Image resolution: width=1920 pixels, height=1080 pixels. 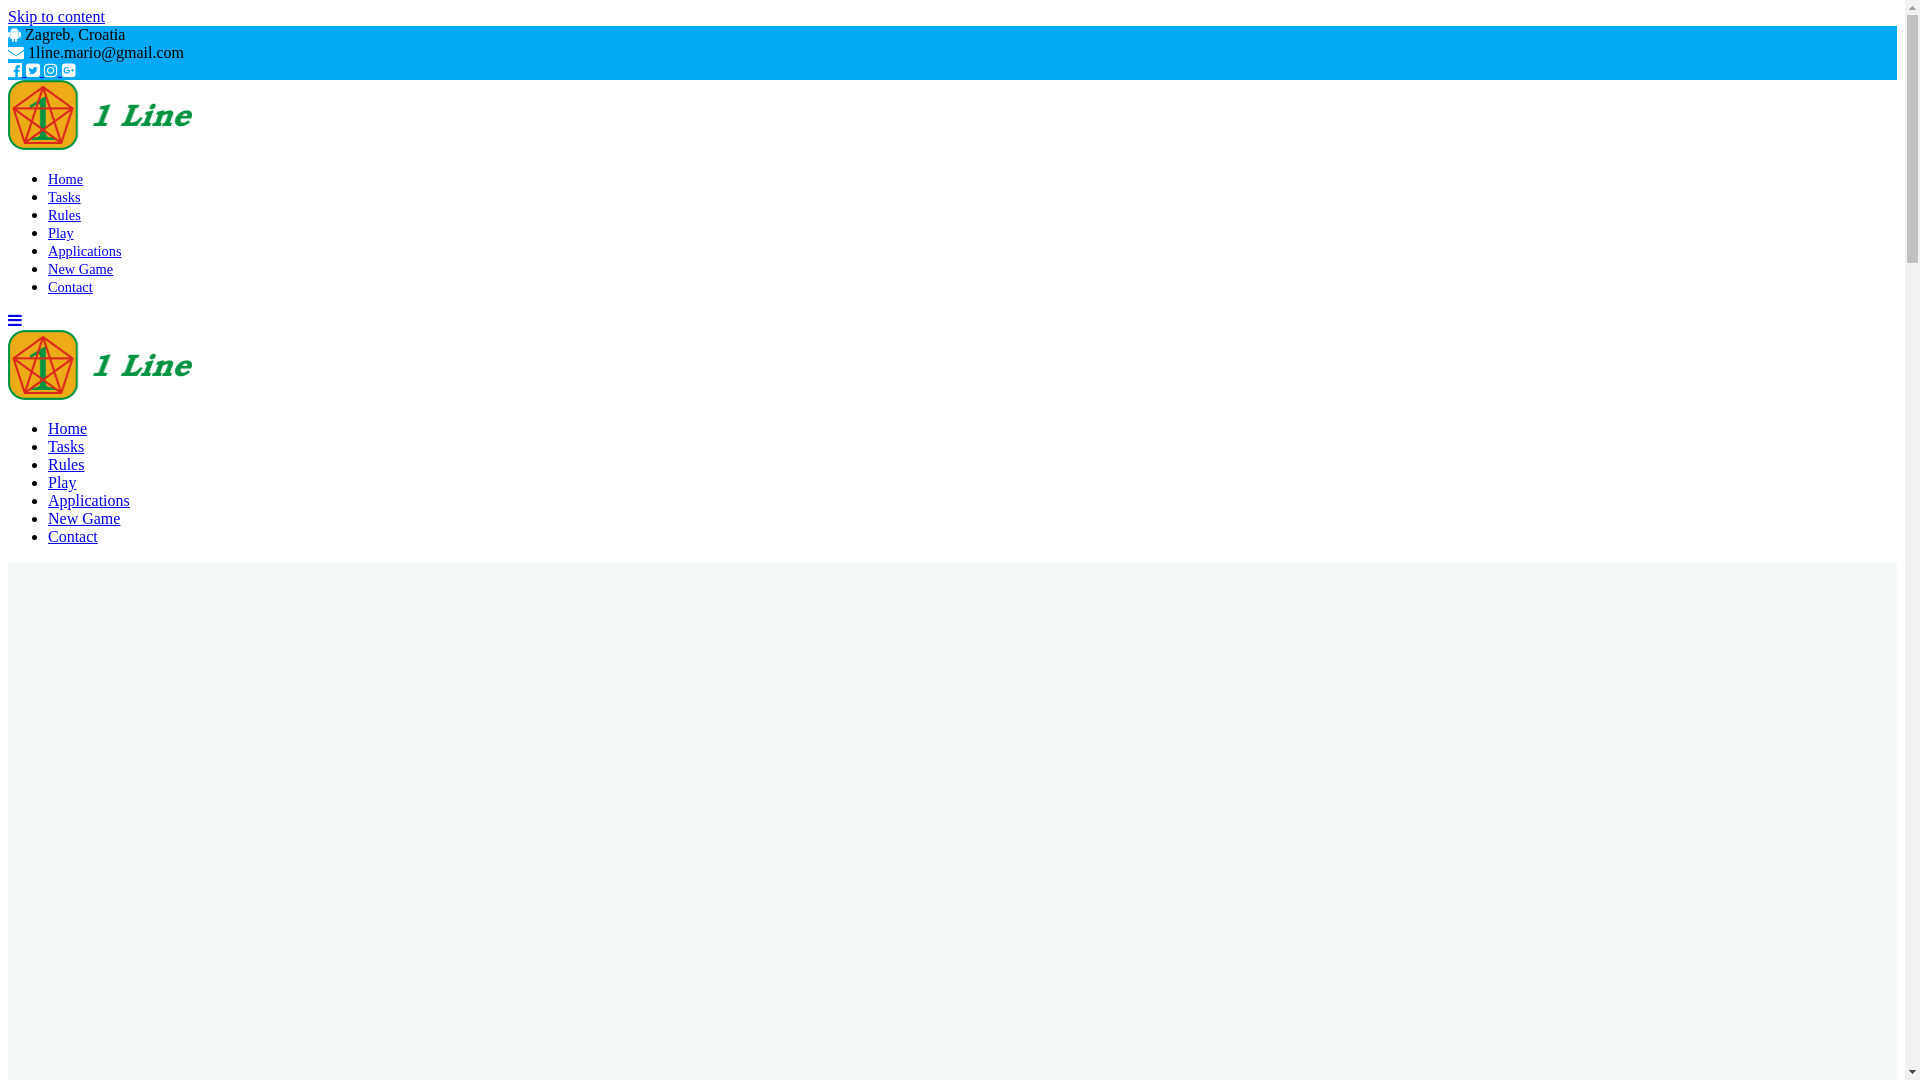 I want to click on 'Tasks', so click(x=64, y=196).